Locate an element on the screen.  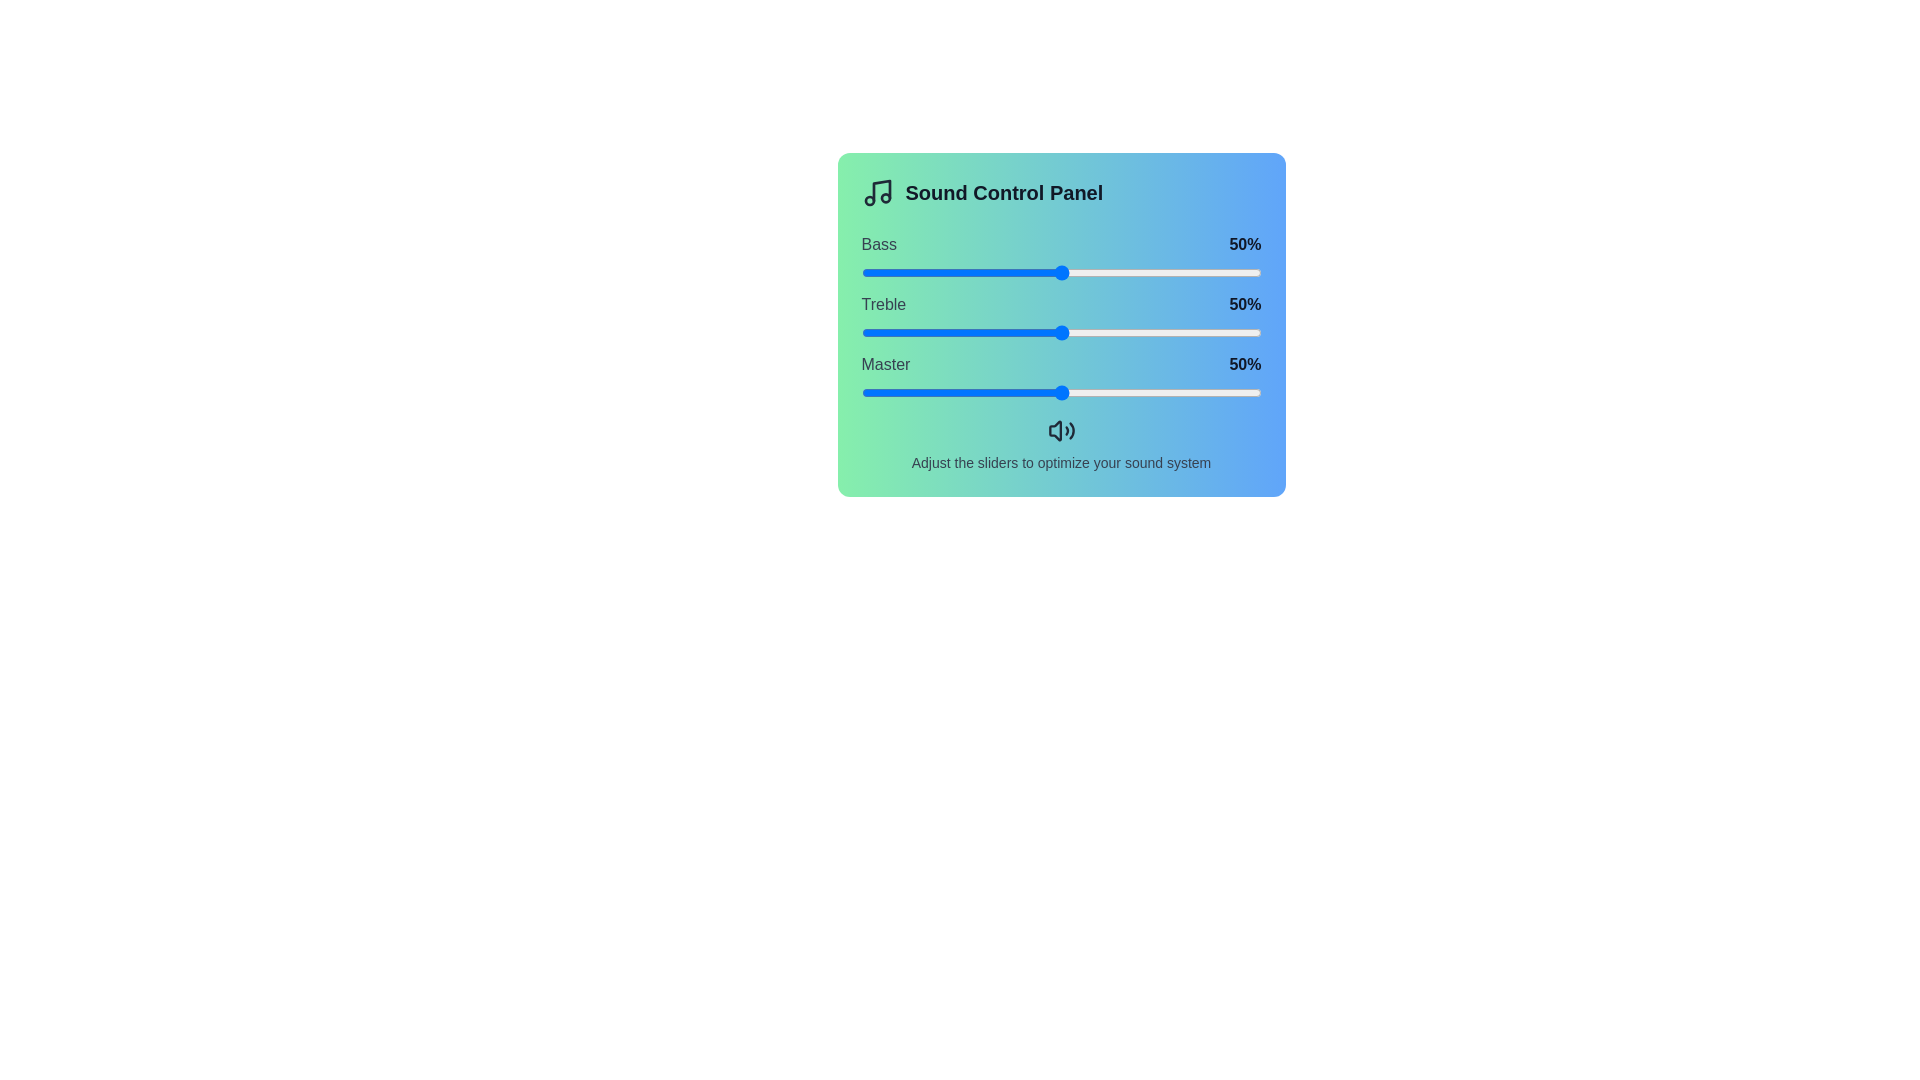
the Bass slider to 5% is located at coordinates (880, 273).